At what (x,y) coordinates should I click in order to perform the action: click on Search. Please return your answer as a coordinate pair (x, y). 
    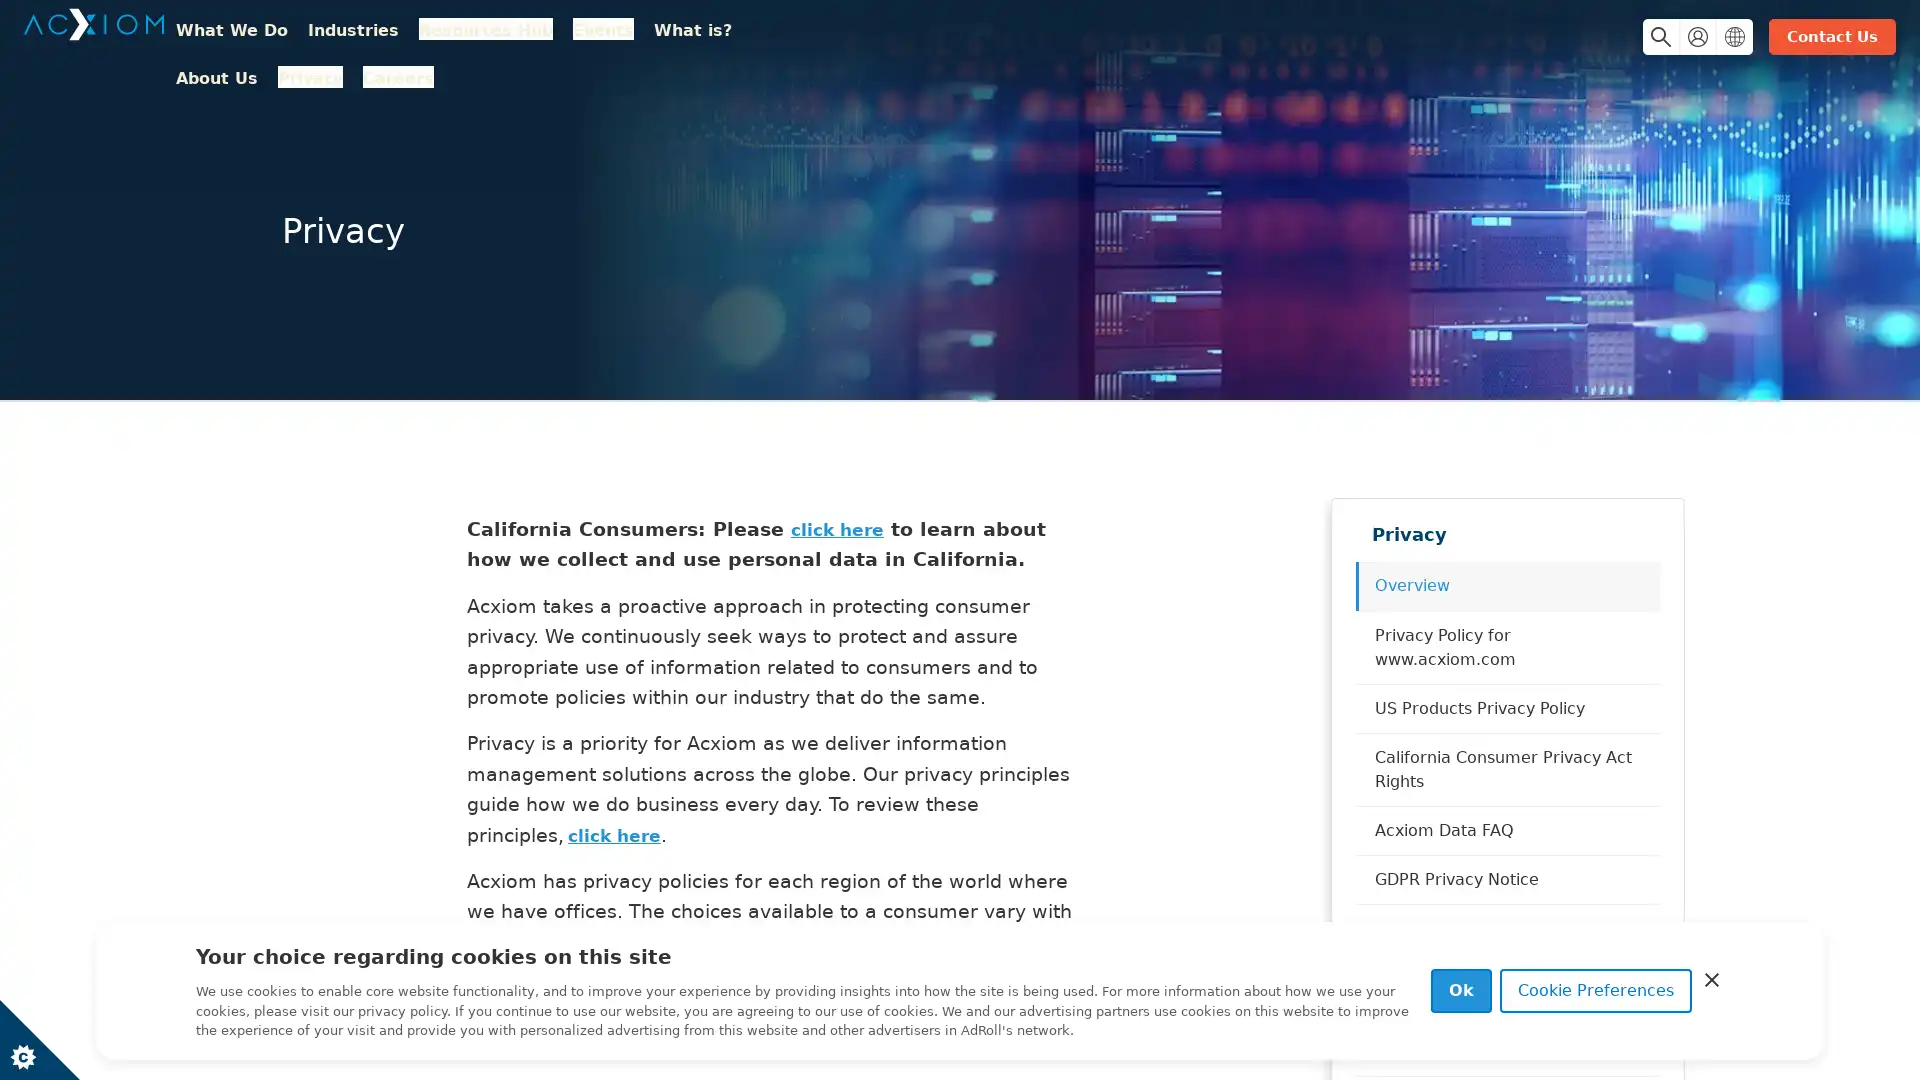
    Looking at the image, I should click on (1645, 38).